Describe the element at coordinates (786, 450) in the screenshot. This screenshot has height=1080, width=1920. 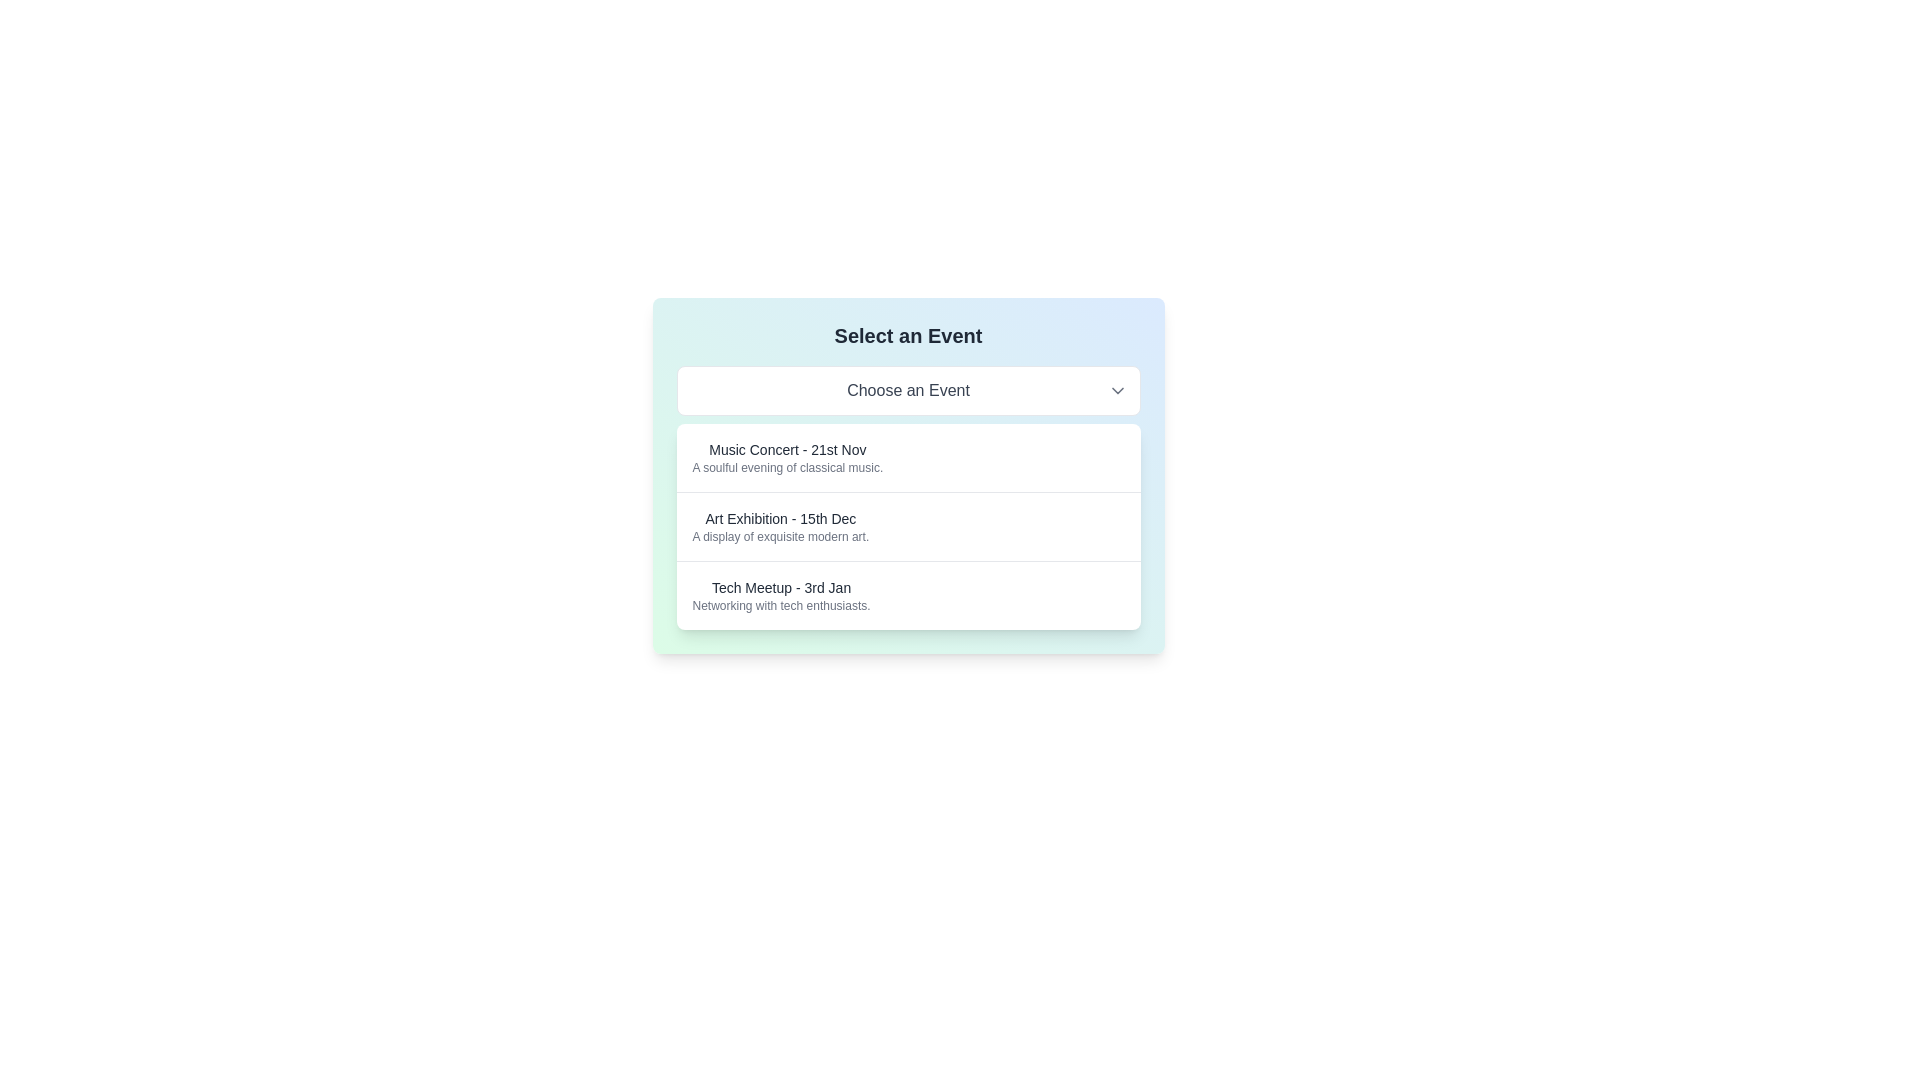
I see `text displayed in the title label that says 'Music Concert - 21st Nov', which is positioned at the top-left of the event listing area` at that location.